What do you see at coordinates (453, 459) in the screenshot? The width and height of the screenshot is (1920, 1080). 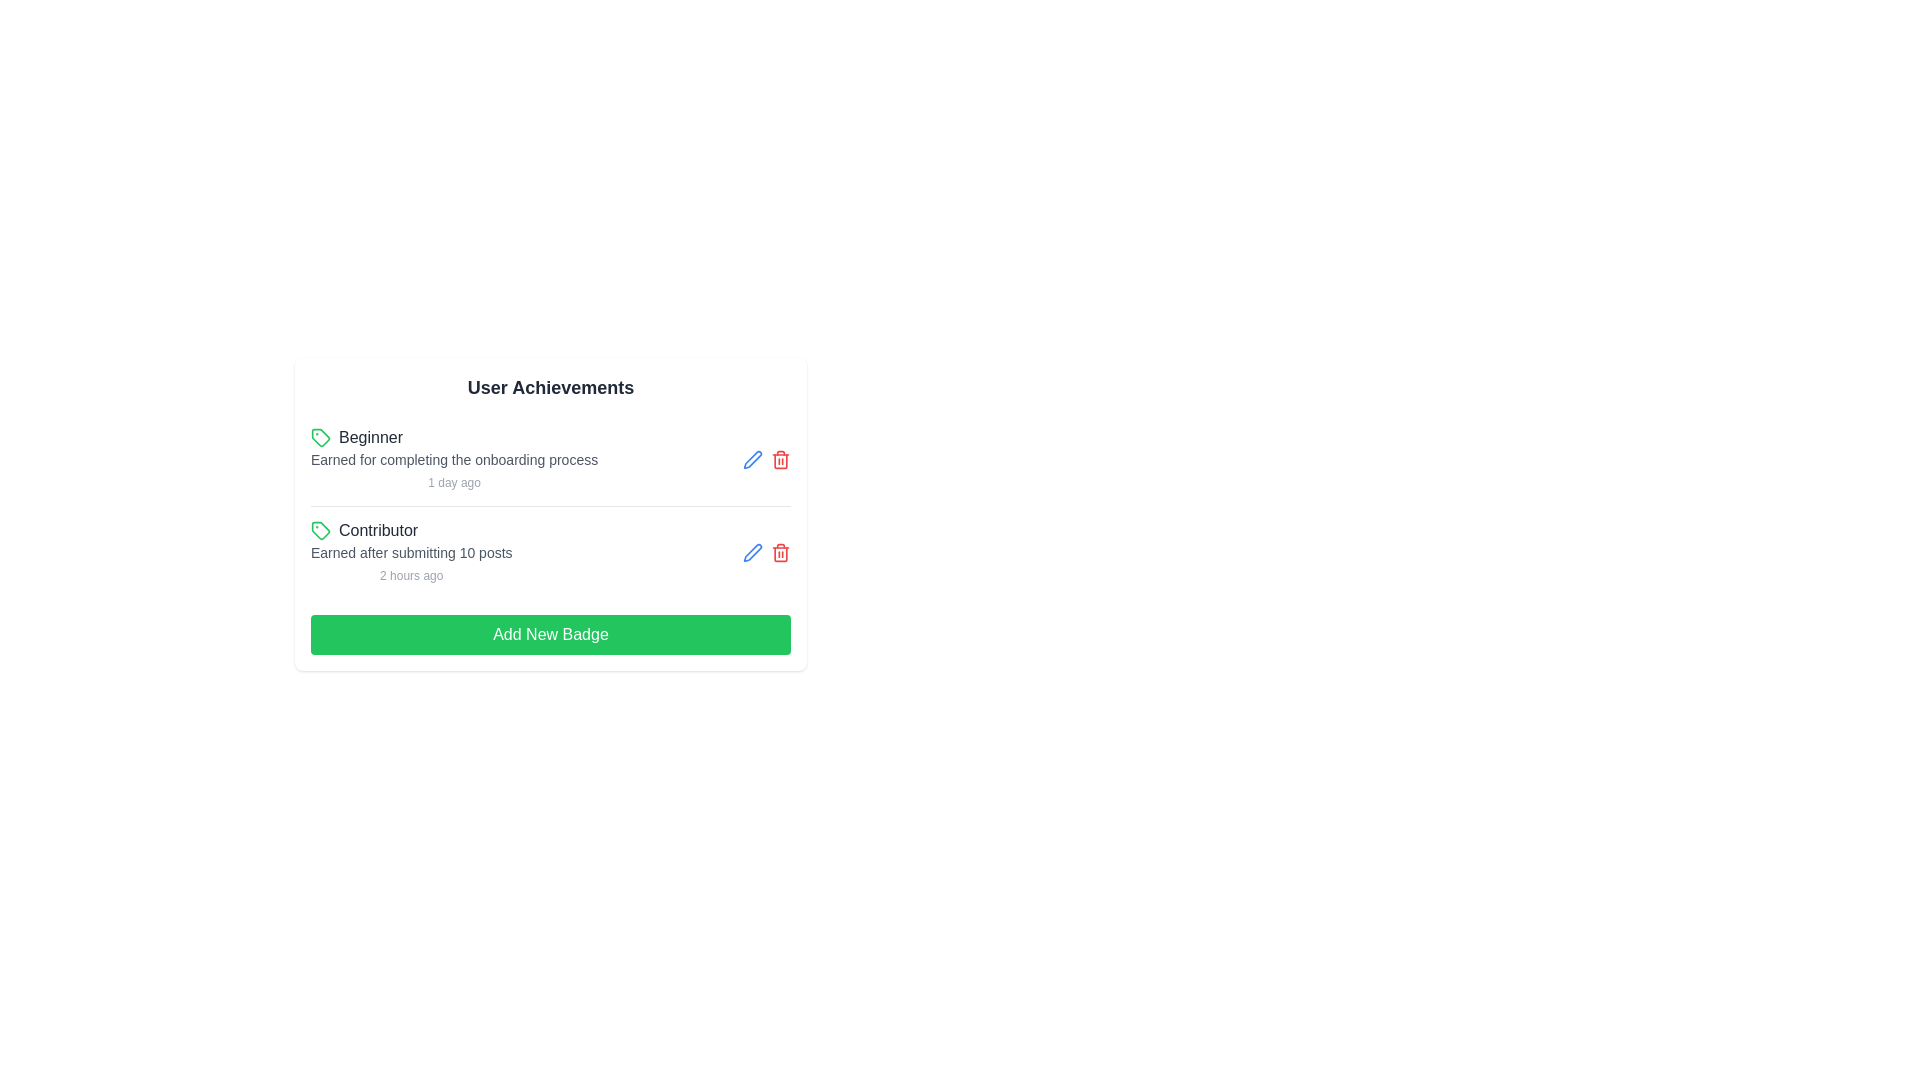 I see `the Text Label providing information about the 'Beginner' badge, which is located below the badge title and above a timestamp` at bounding box center [453, 459].